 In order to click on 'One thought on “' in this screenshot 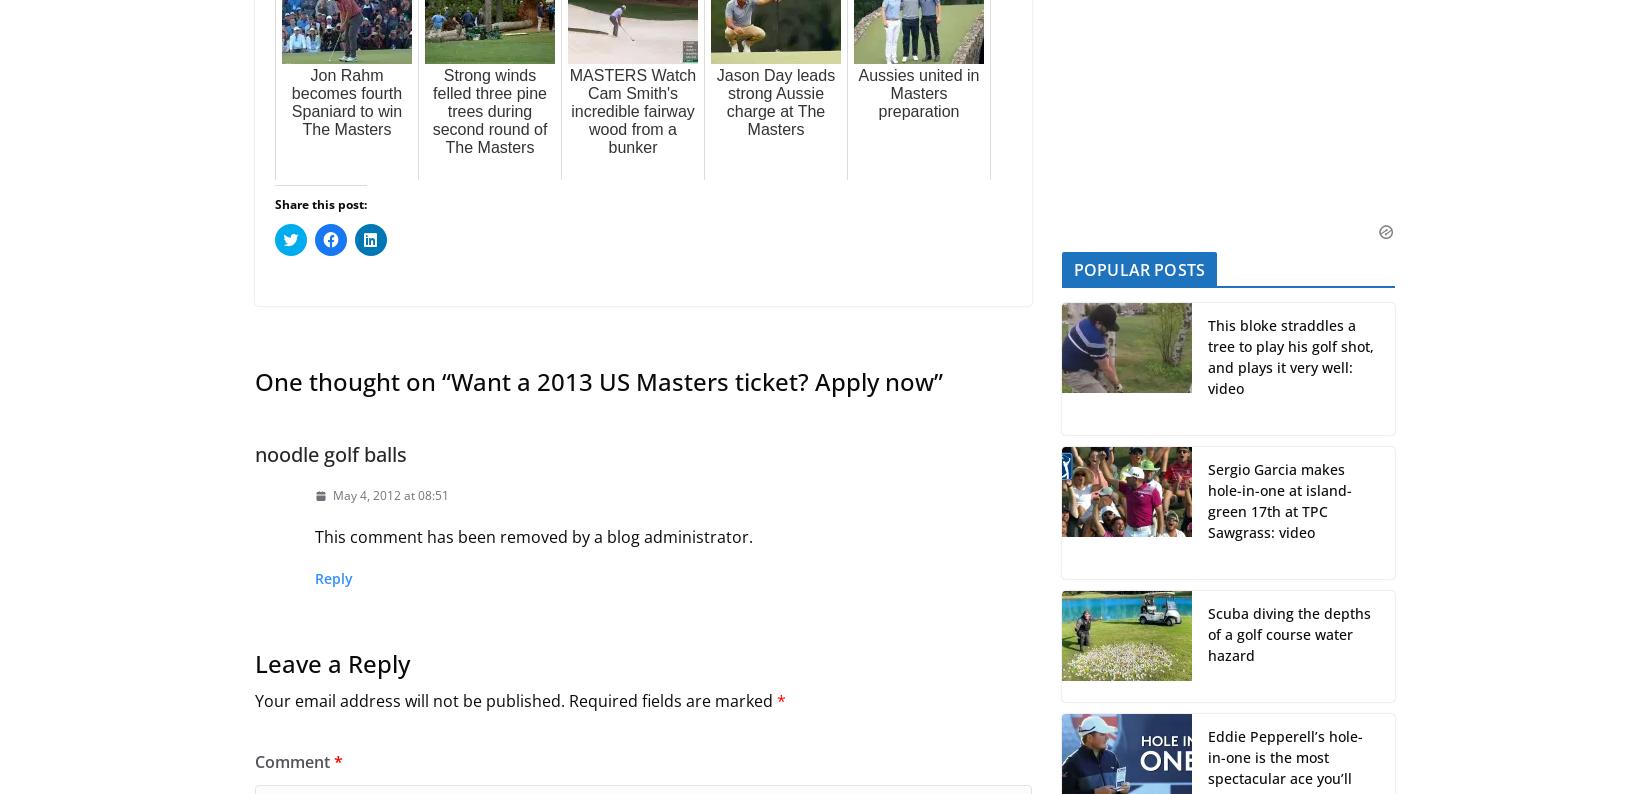, I will do `click(352, 381)`.